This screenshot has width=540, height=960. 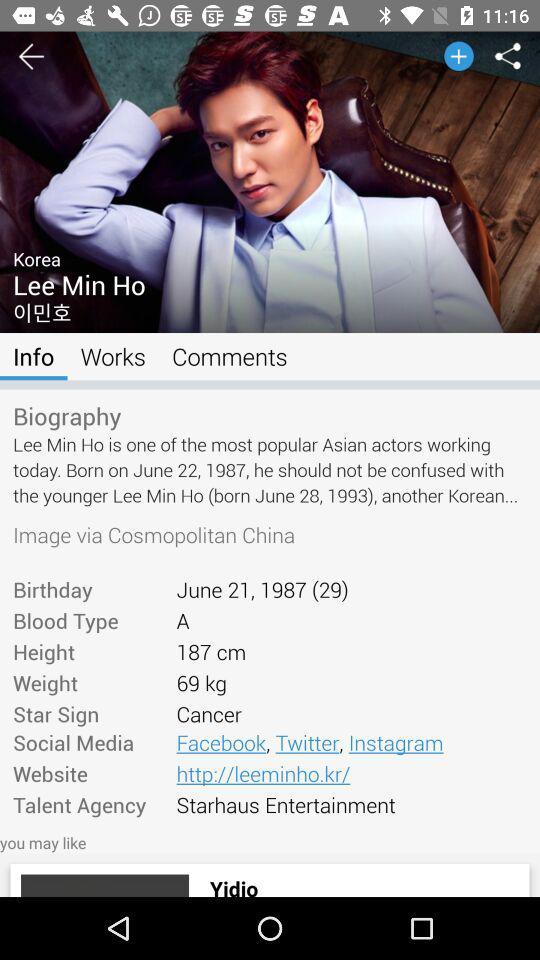 What do you see at coordinates (450, 62) in the screenshot?
I see `the add icon` at bounding box center [450, 62].